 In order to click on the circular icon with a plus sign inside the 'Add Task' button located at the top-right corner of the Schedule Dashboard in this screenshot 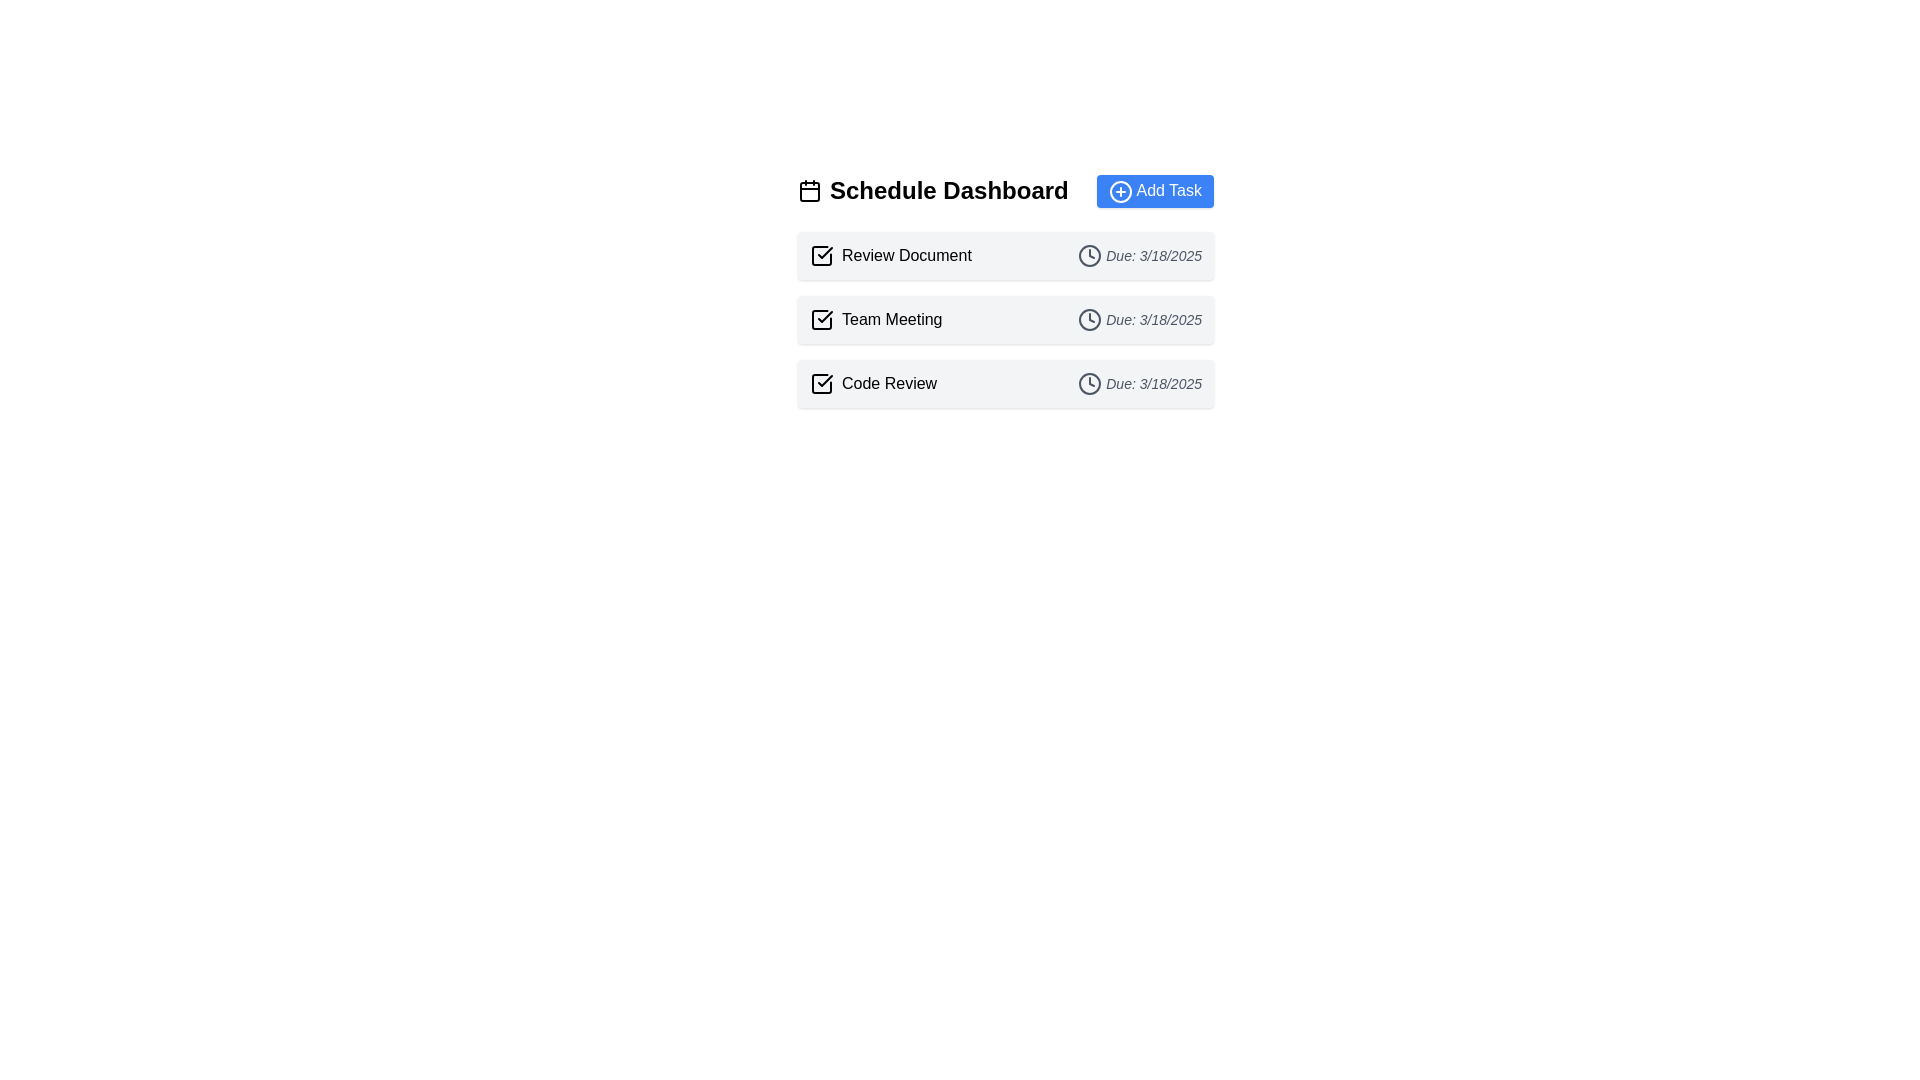, I will do `click(1120, 191)`.